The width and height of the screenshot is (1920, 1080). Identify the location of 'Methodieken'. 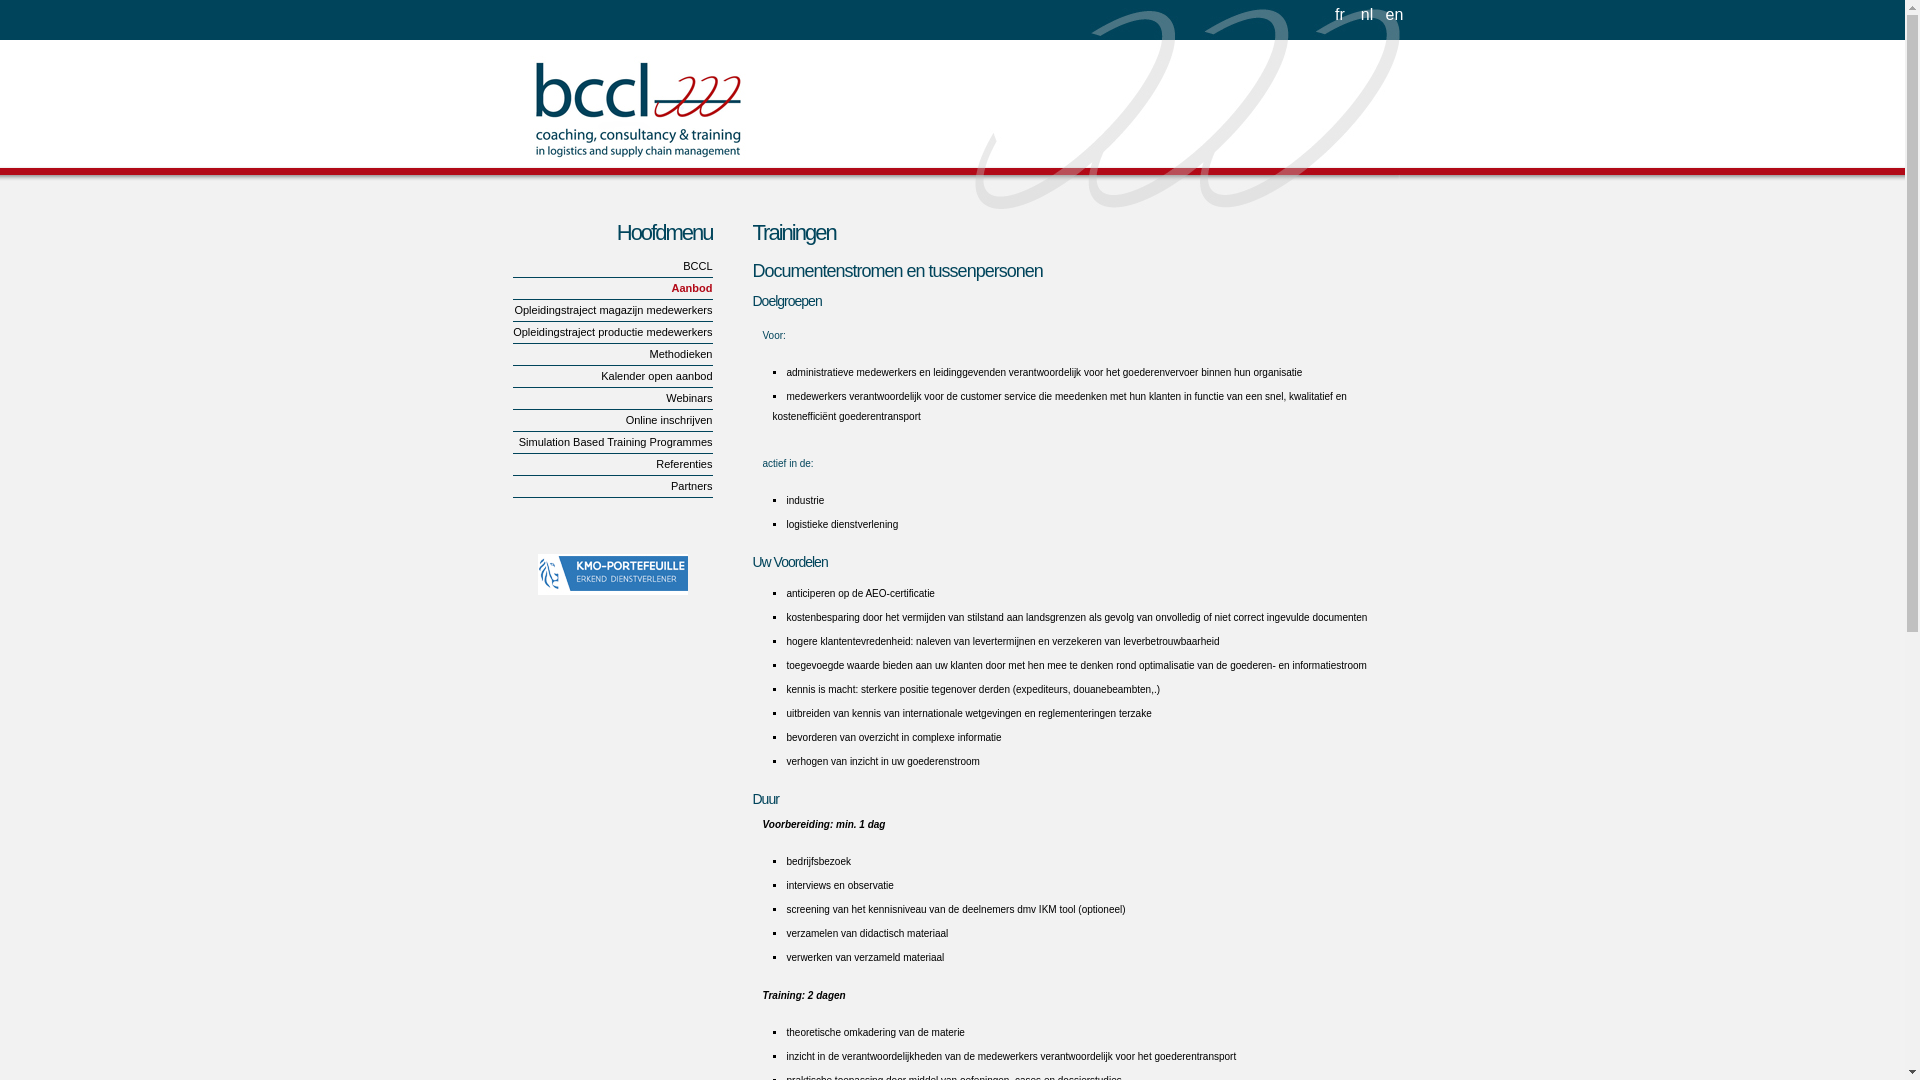
(610, 353).